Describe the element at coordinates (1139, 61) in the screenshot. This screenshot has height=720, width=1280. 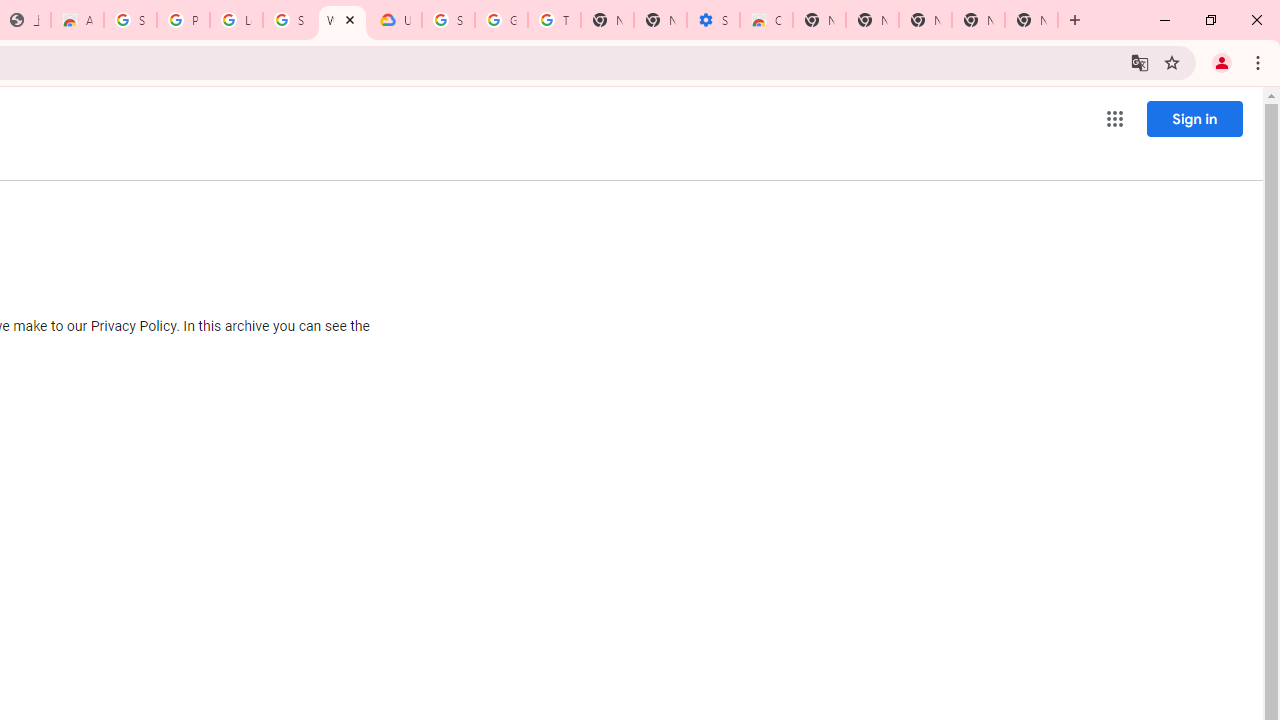
I see `'Translate this page'` at that location.